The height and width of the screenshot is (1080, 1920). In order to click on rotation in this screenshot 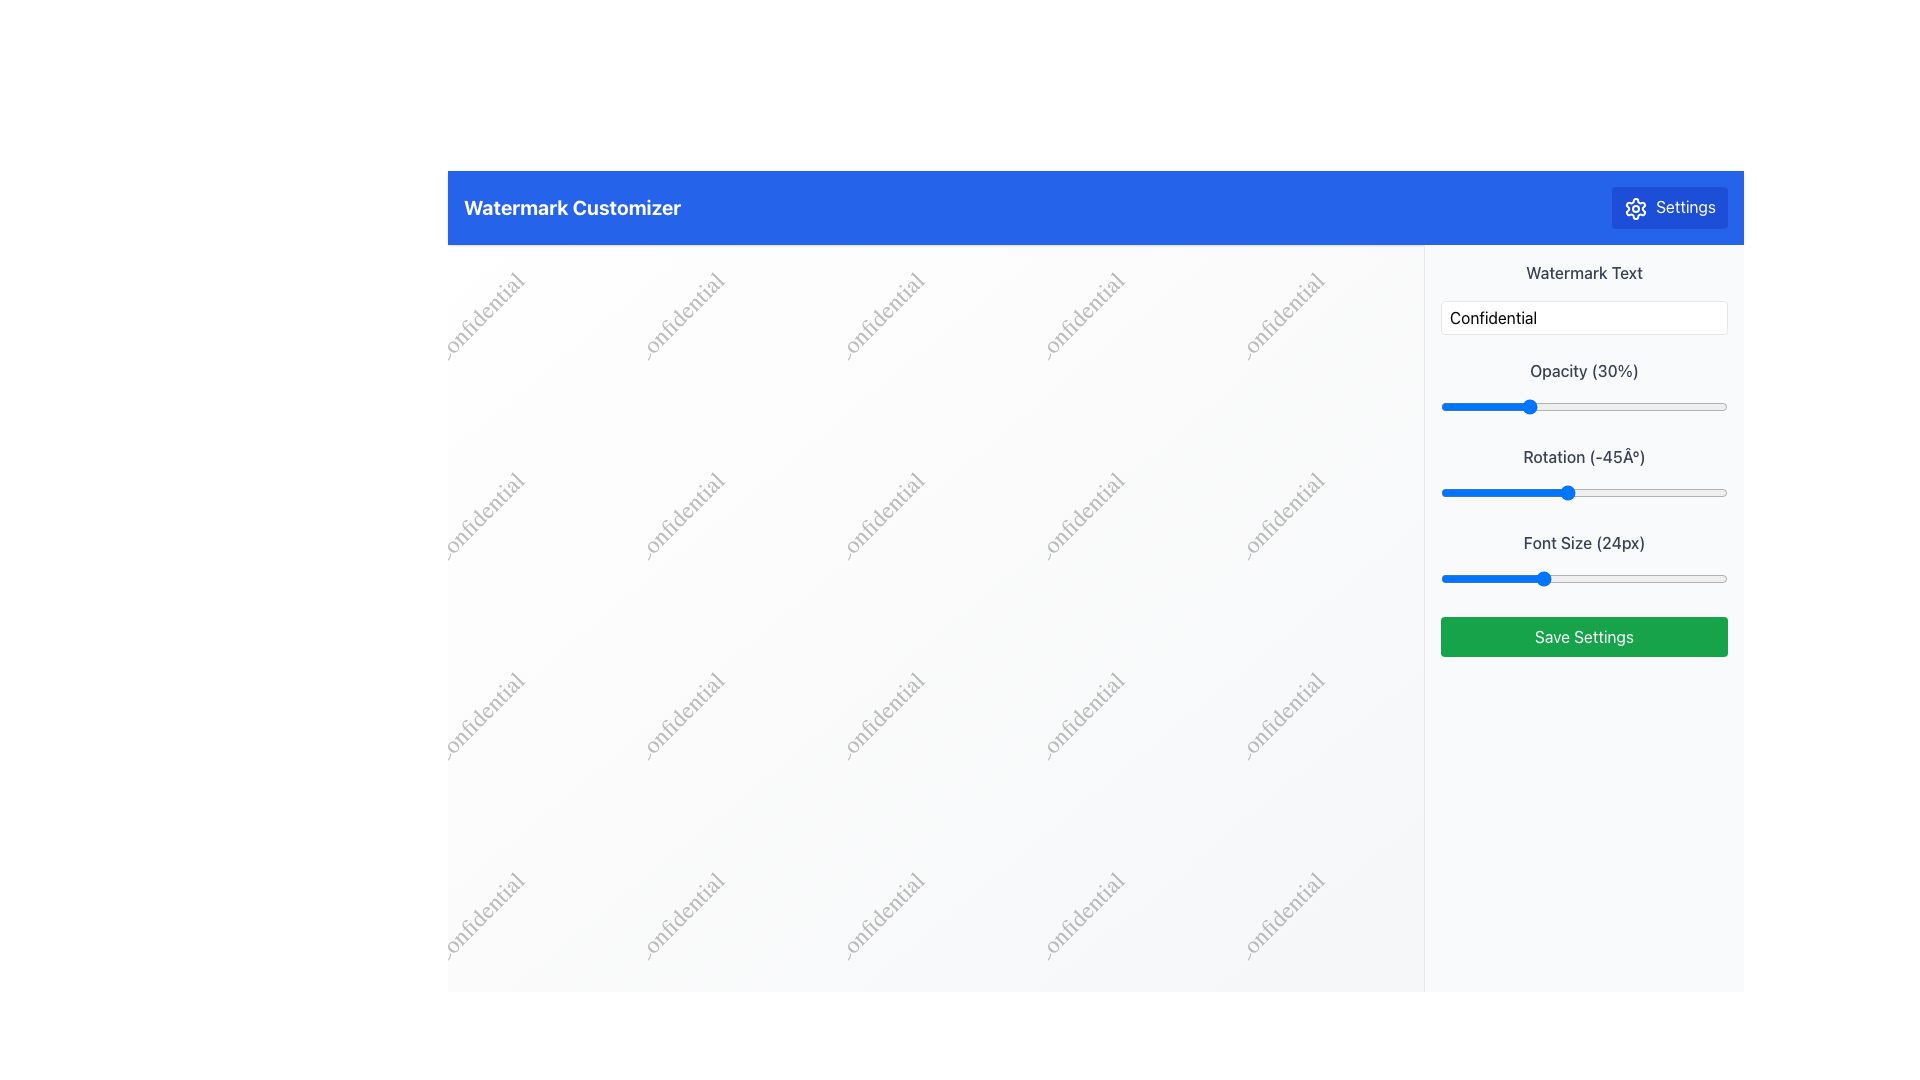, I will do `click(1726, 492)`.